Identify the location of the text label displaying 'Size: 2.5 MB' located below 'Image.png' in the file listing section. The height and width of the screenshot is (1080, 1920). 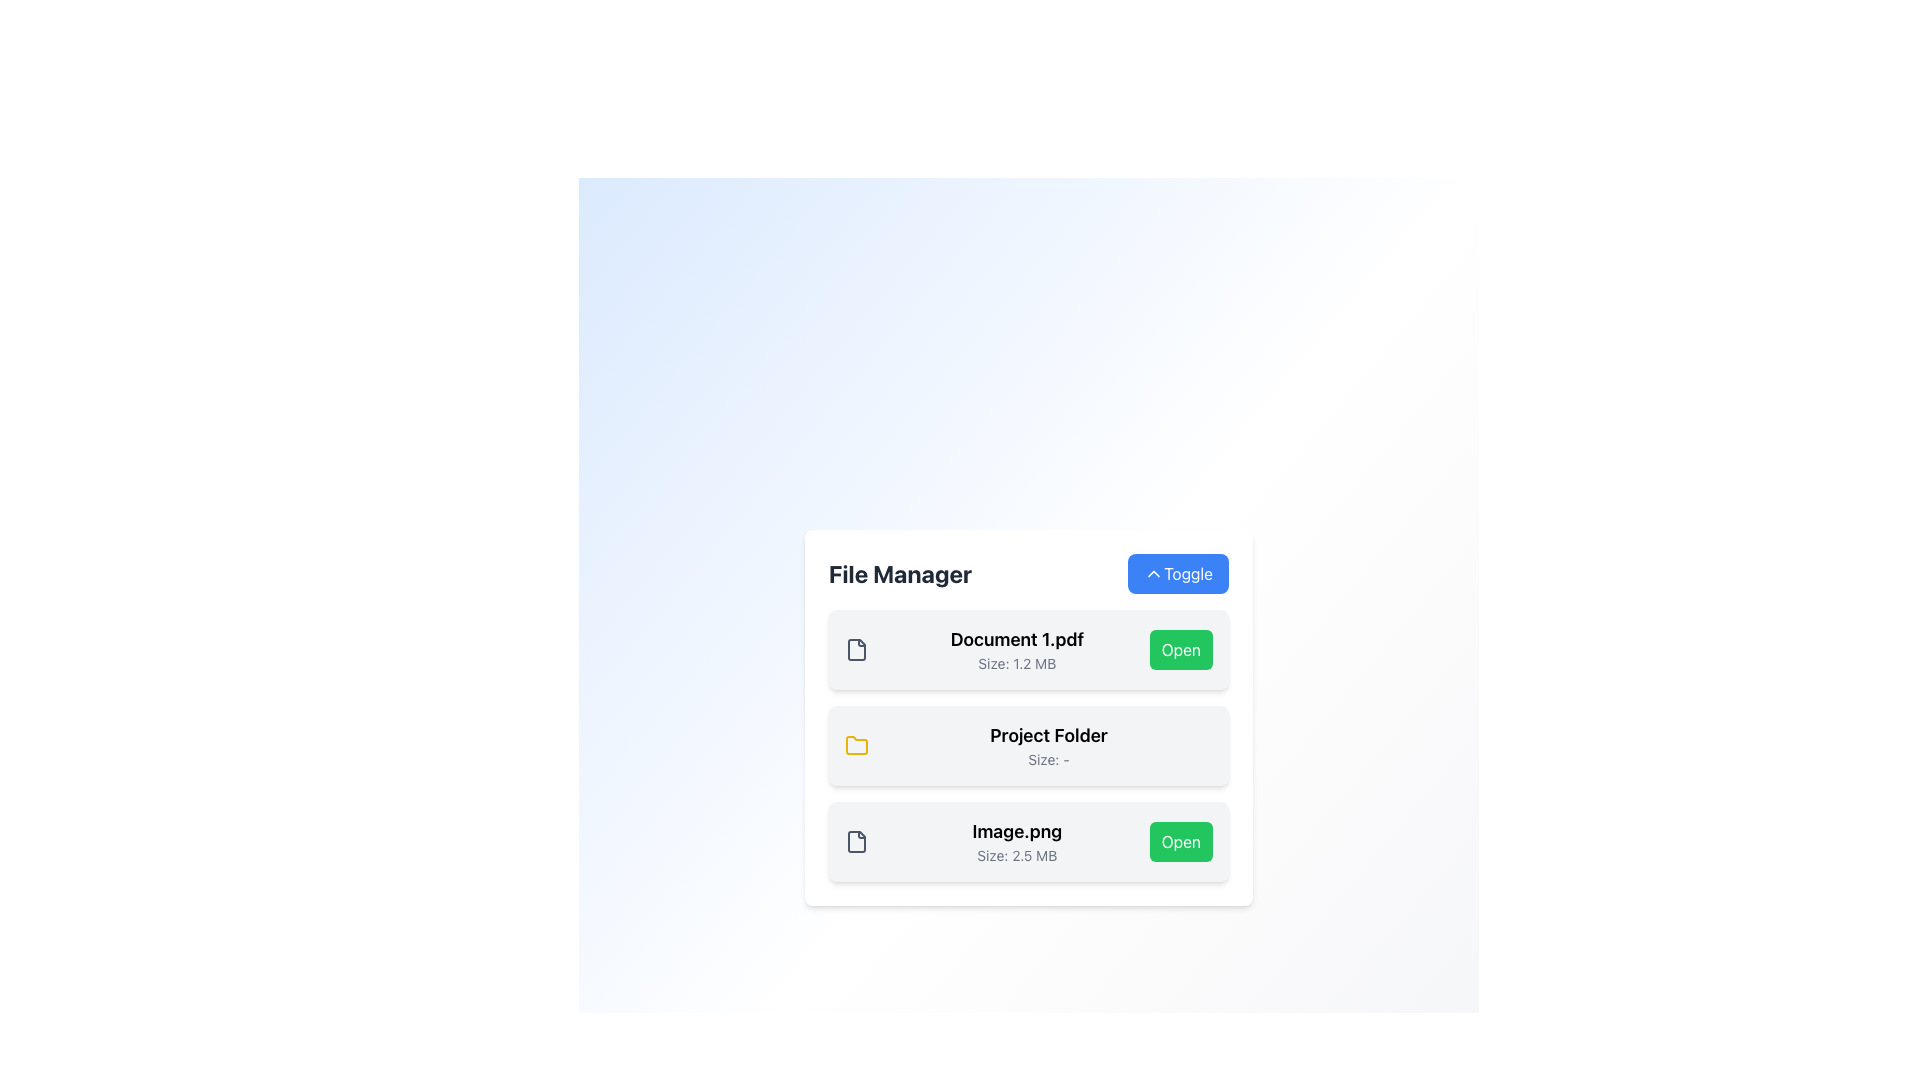
(1017, 855).